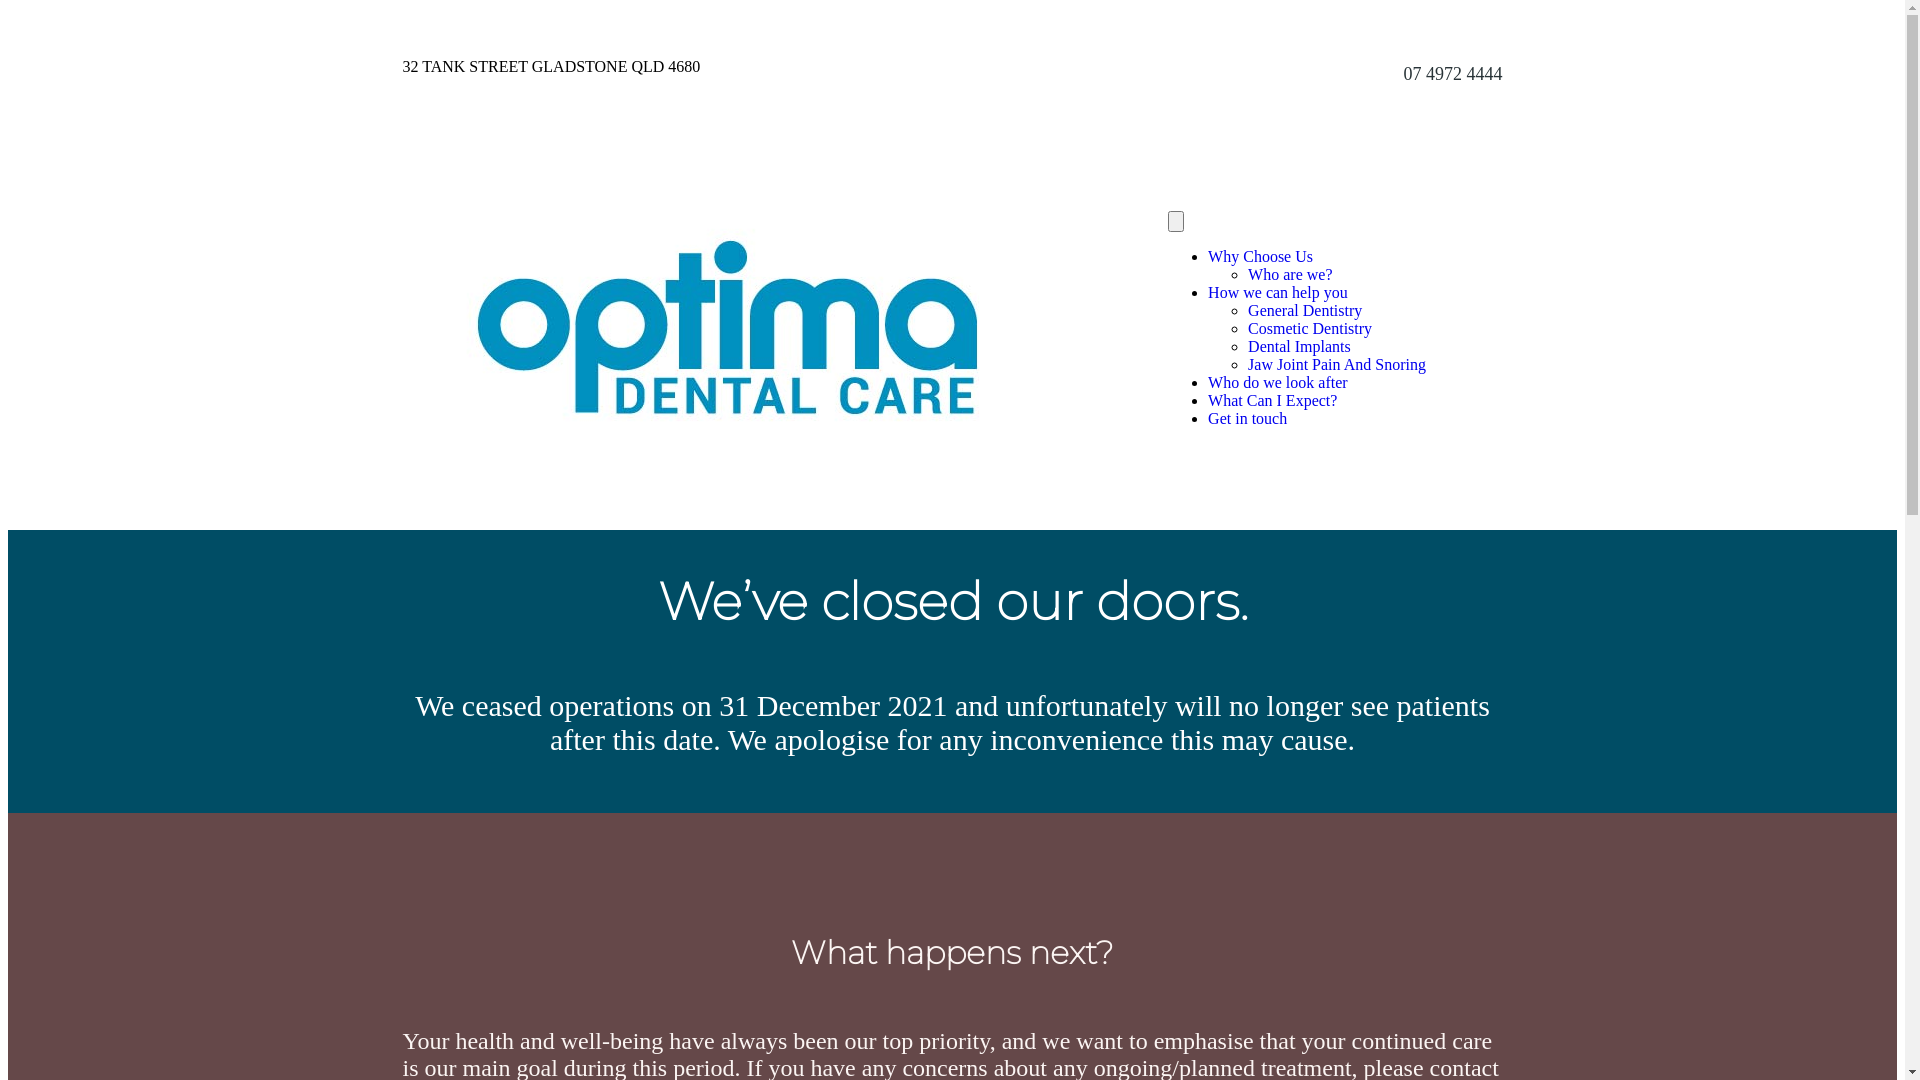  Describe the element at coordinates (1337, 364) in the screenshot. I see `'Jaw Joint Pain And Snoring'` at that location.